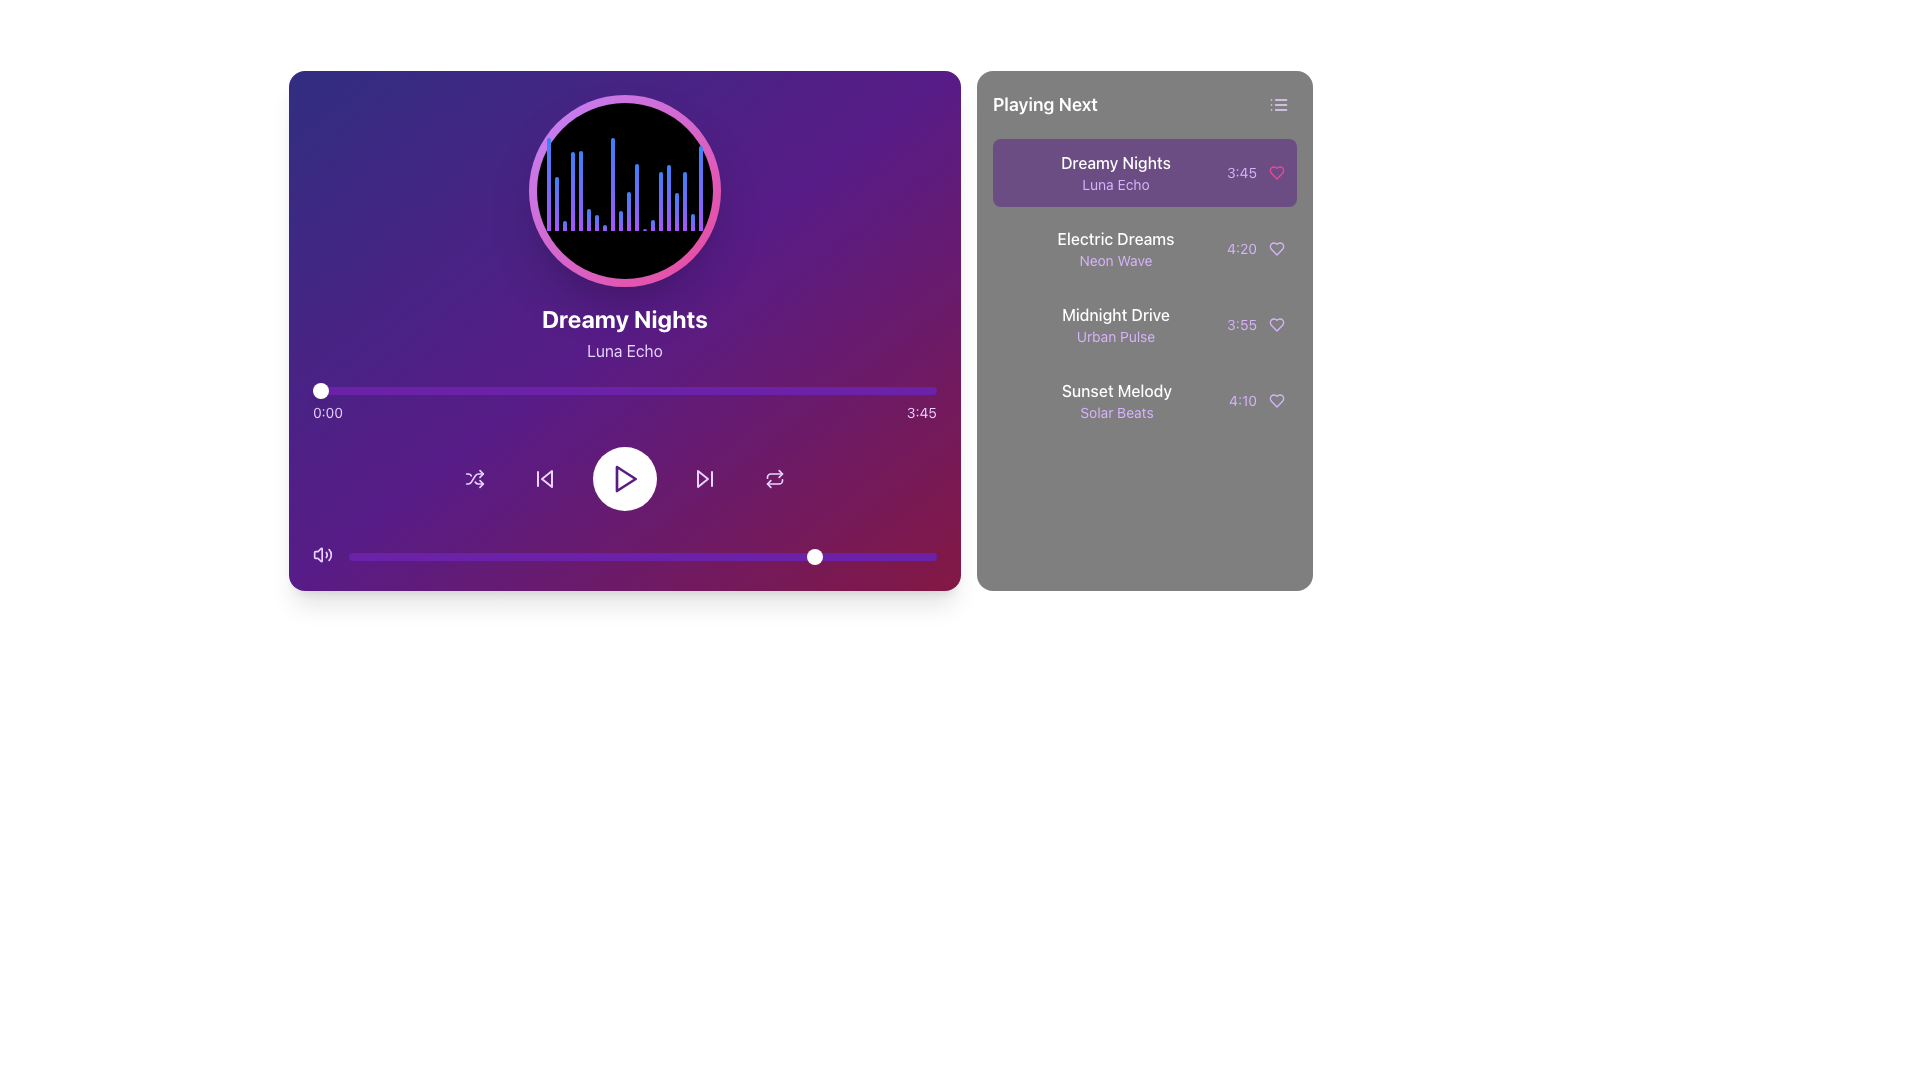 This screenshot has width=1920, height=1080. What do you see at coordinates (623, 191) in the screenshot?
I see `the circular audio visualization component with a gradient border from purple to pink and a black inner background, displaying colorful bars in blue shades, centered above the texts 'Dreamy Nights' and 'Luna Echo'` at bounding box center [623, 191].